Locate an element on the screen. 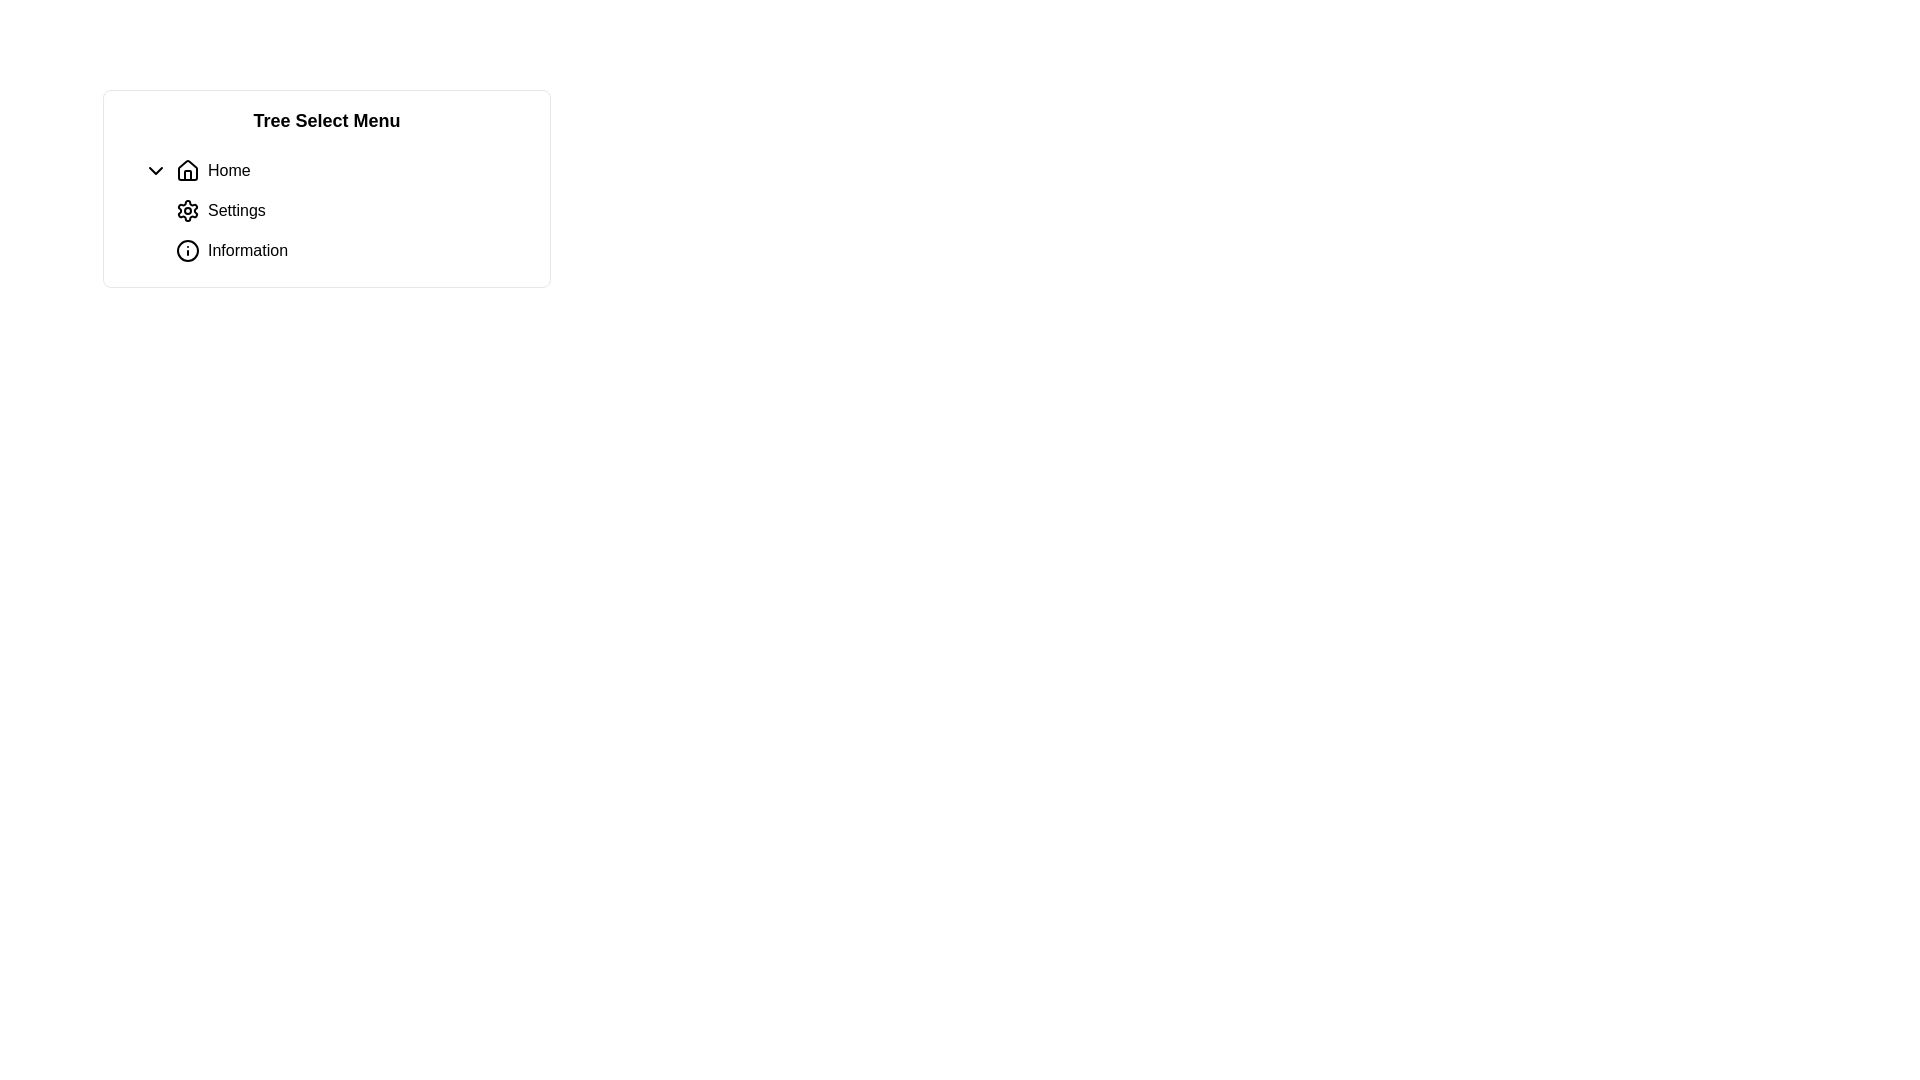  the information icon, which is a circular icon with a black border and an 'i' symbol, located to the left of the 'Information' text label in the tree menu structure is located at coordinates (187, 249).